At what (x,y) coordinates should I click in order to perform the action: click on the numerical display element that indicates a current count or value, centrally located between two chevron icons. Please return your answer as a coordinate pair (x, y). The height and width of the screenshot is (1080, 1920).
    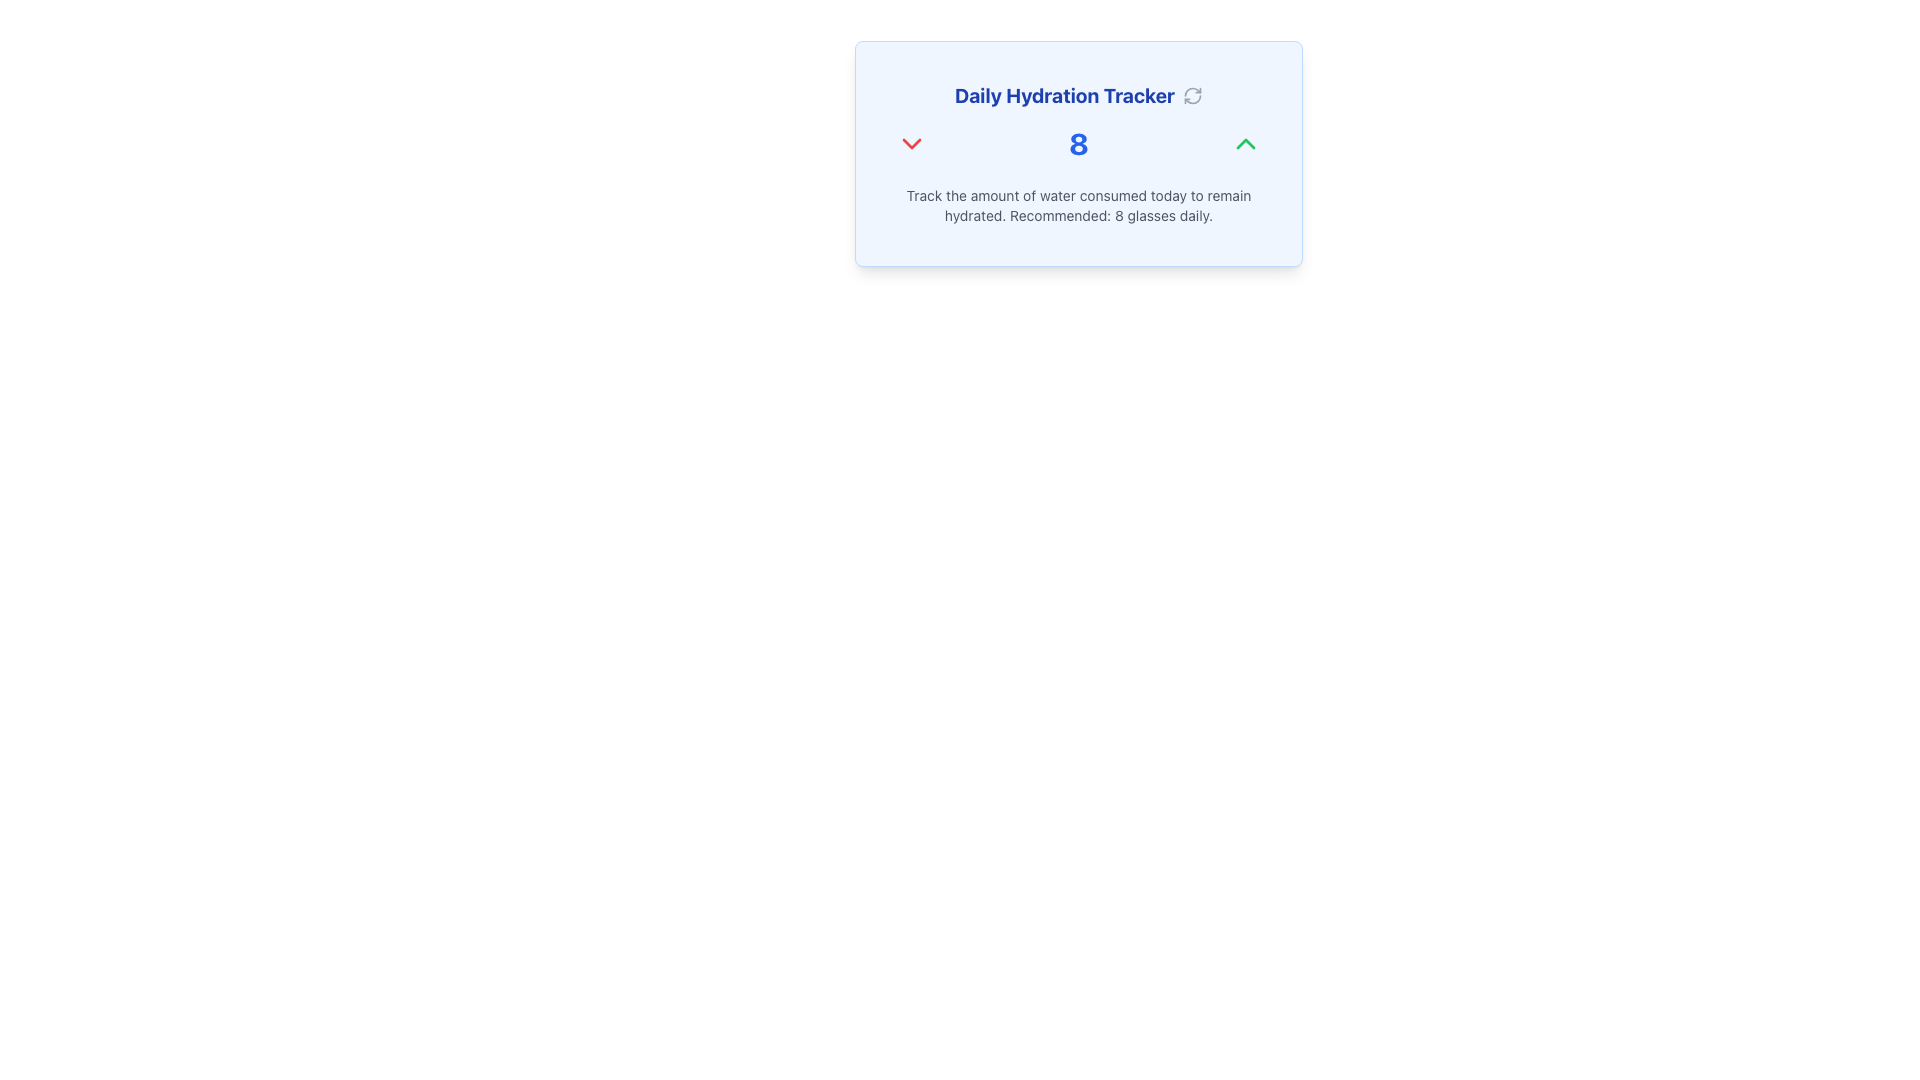
    Looking at the image, I should click on (1078, 142).